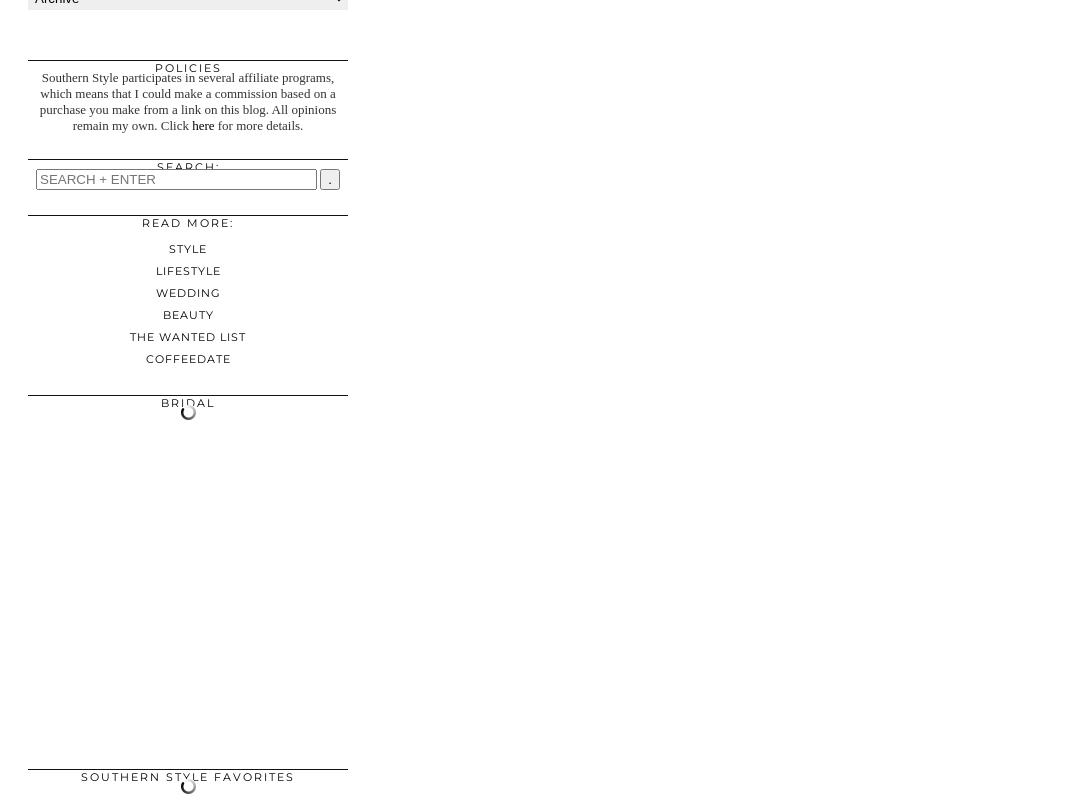  I want to click on 'Read more:', so click(187, 223).